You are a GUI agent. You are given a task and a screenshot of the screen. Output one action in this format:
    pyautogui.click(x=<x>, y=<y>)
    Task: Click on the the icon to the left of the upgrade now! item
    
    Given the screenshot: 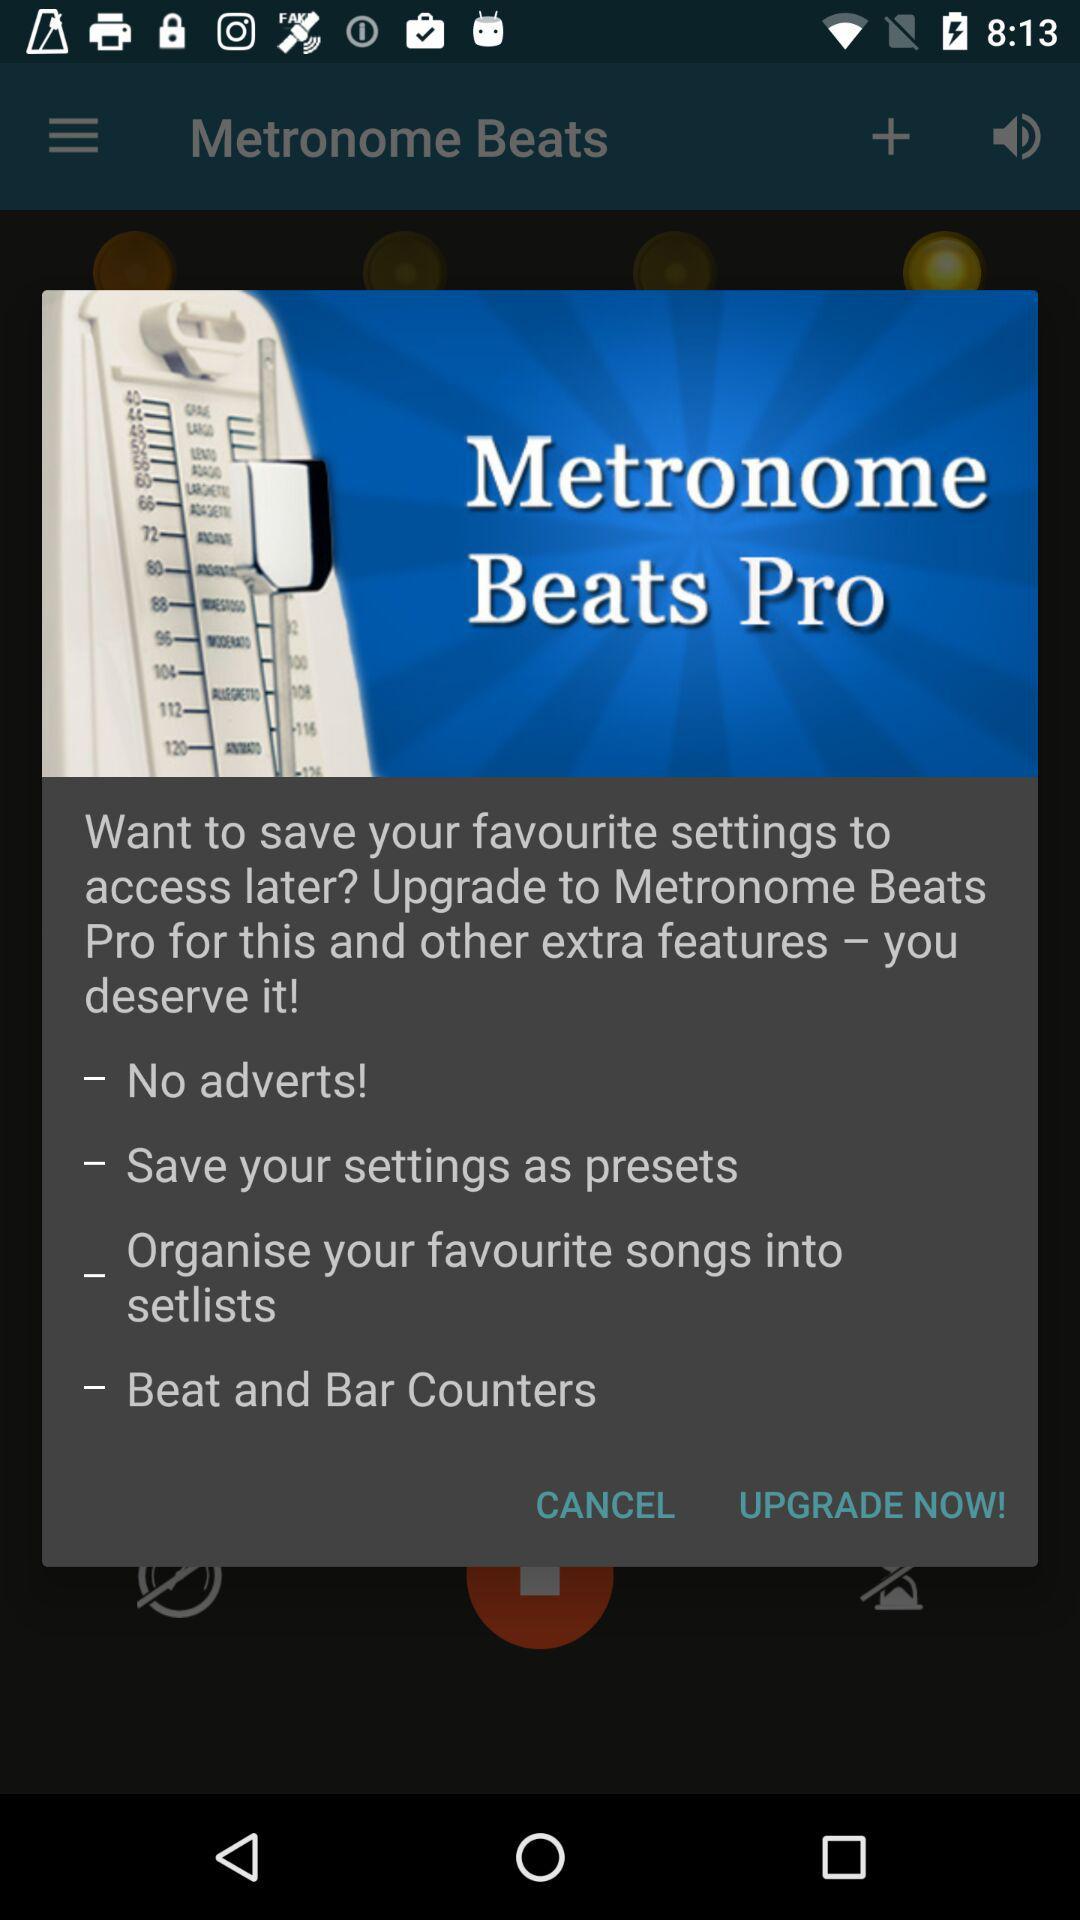 What is the action you would take?
    pyautogui.click(x=604, y=1503)
    